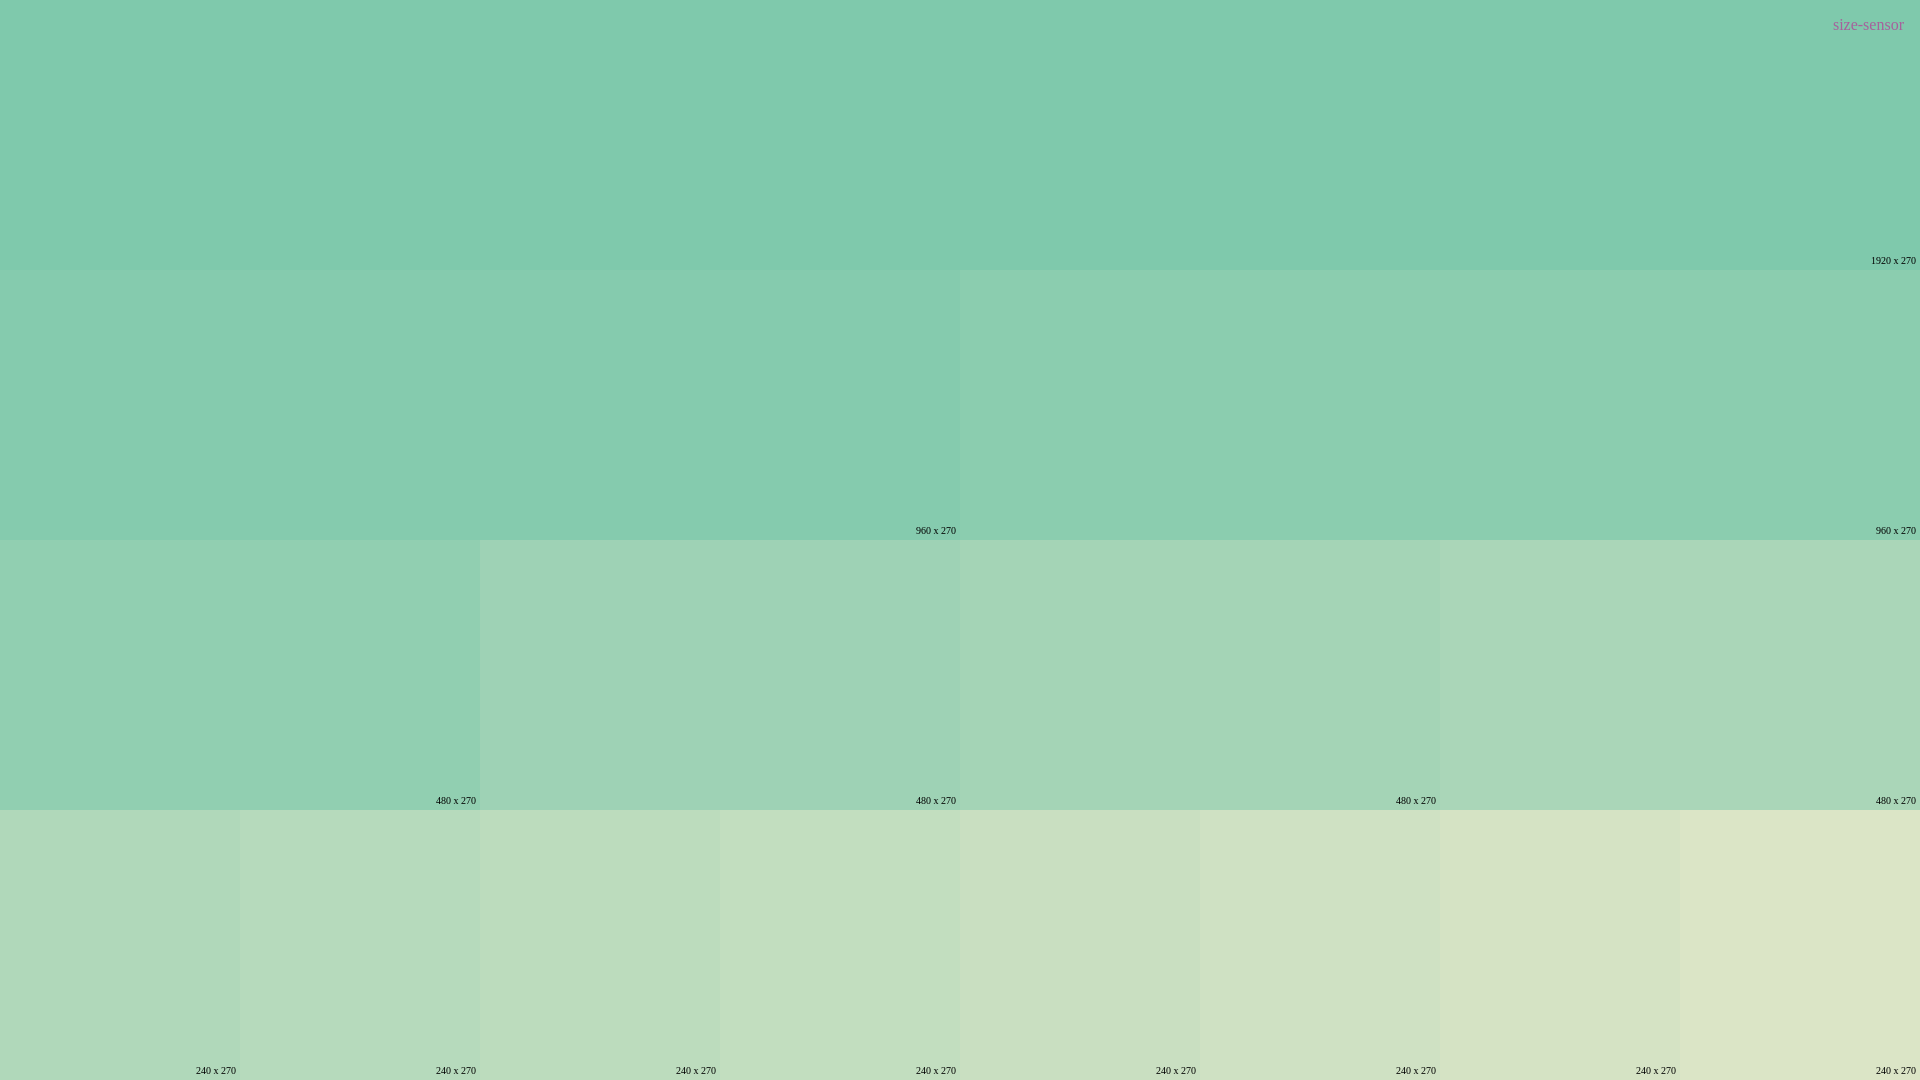 The height and width of the screenshot is (1080, 1920). I want to click on 'size-sensor', so click(1867, 24).